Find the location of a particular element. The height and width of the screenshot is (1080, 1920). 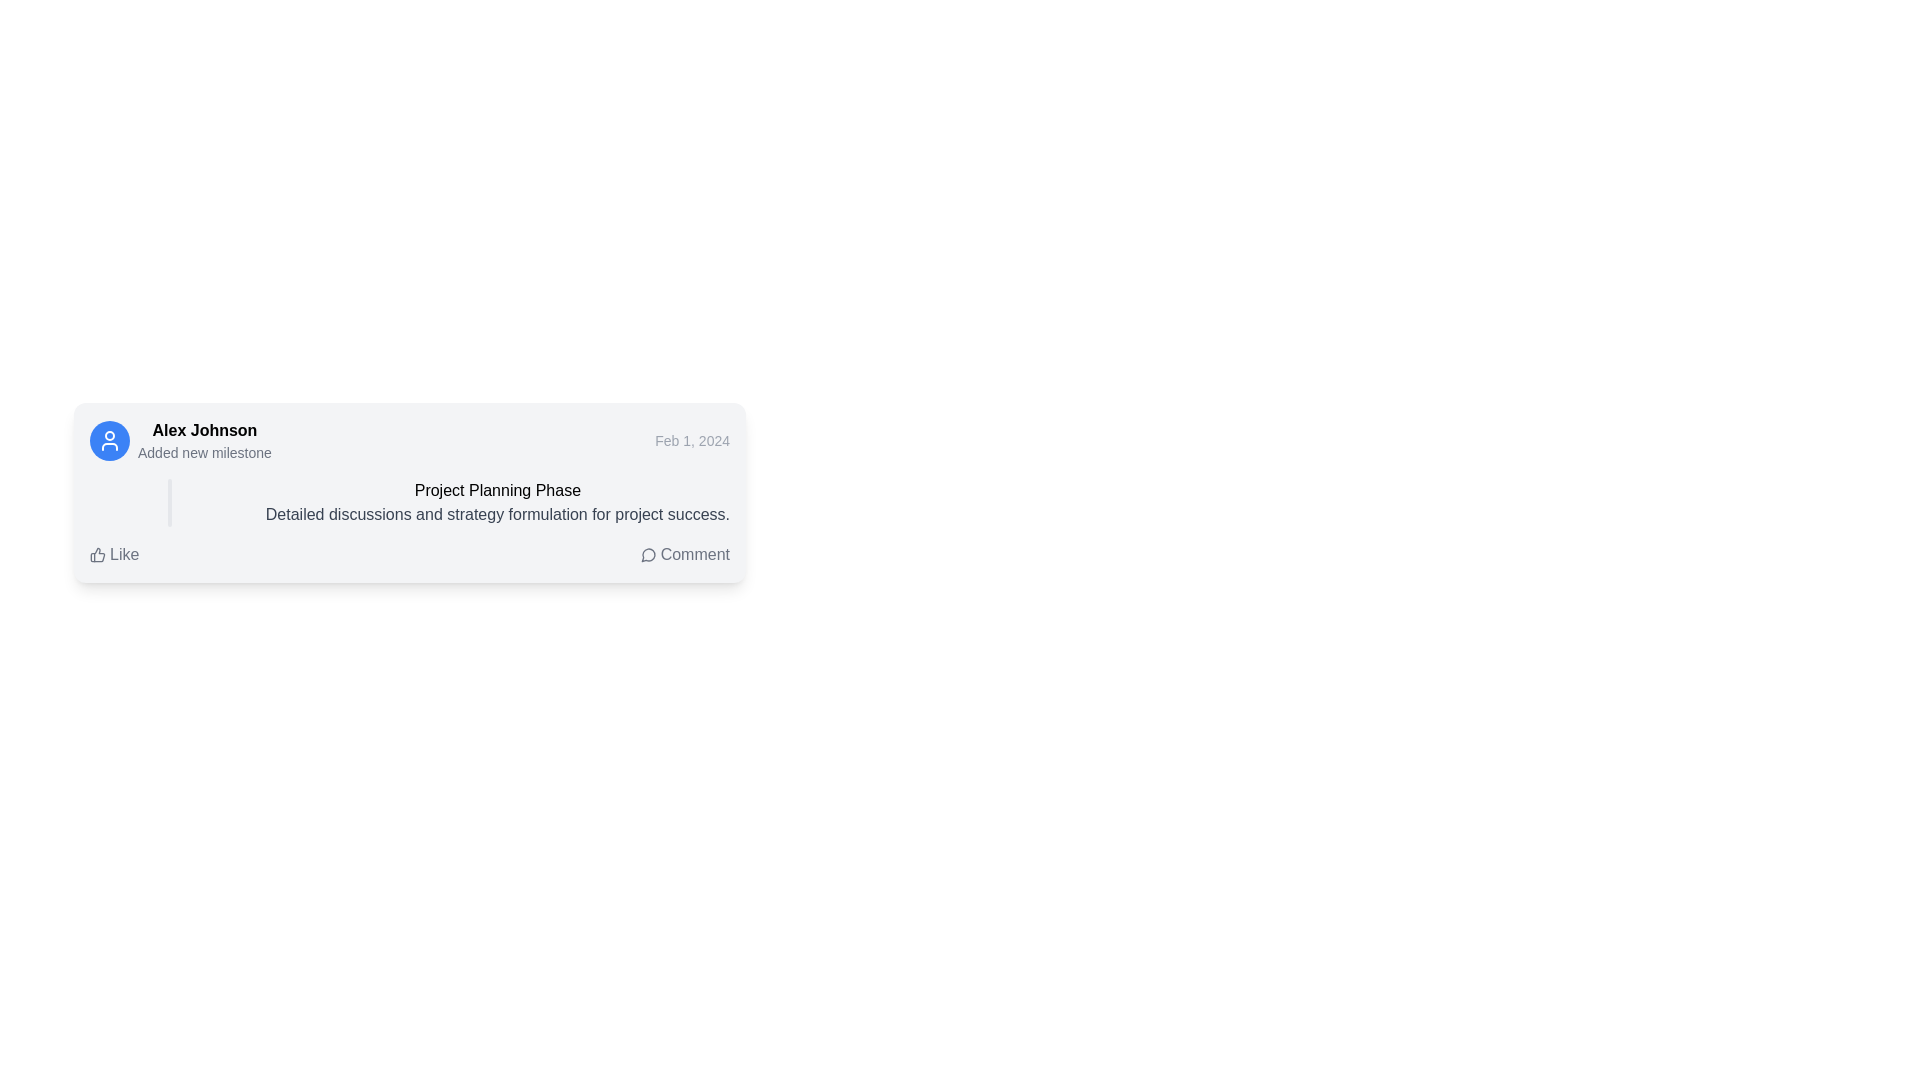

the comment icon located in the user activity card, positioned adjacent to the 'Comment' button, at the bottom-right of the card is located at coordinates (648, 555).